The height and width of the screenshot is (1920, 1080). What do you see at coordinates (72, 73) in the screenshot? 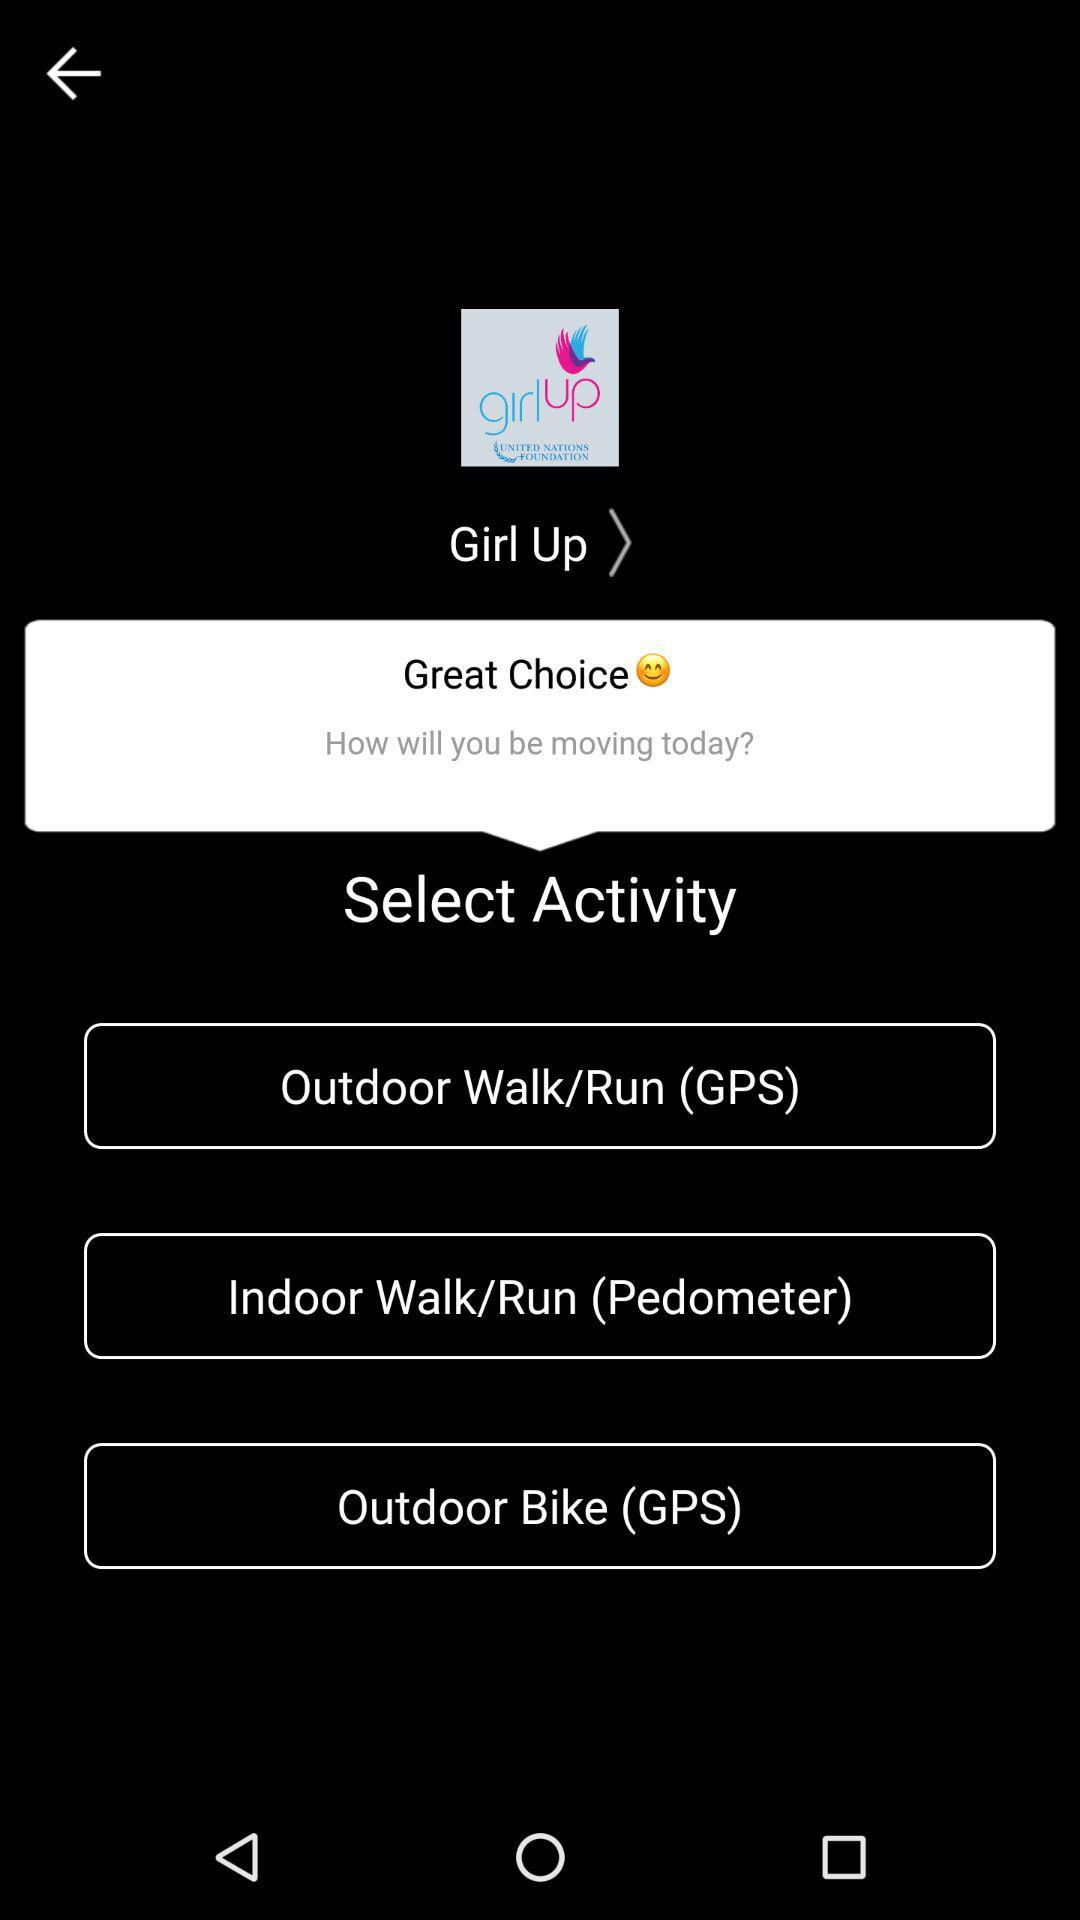
I see `the arrow_backward icon` at bounding box center [72, 73].